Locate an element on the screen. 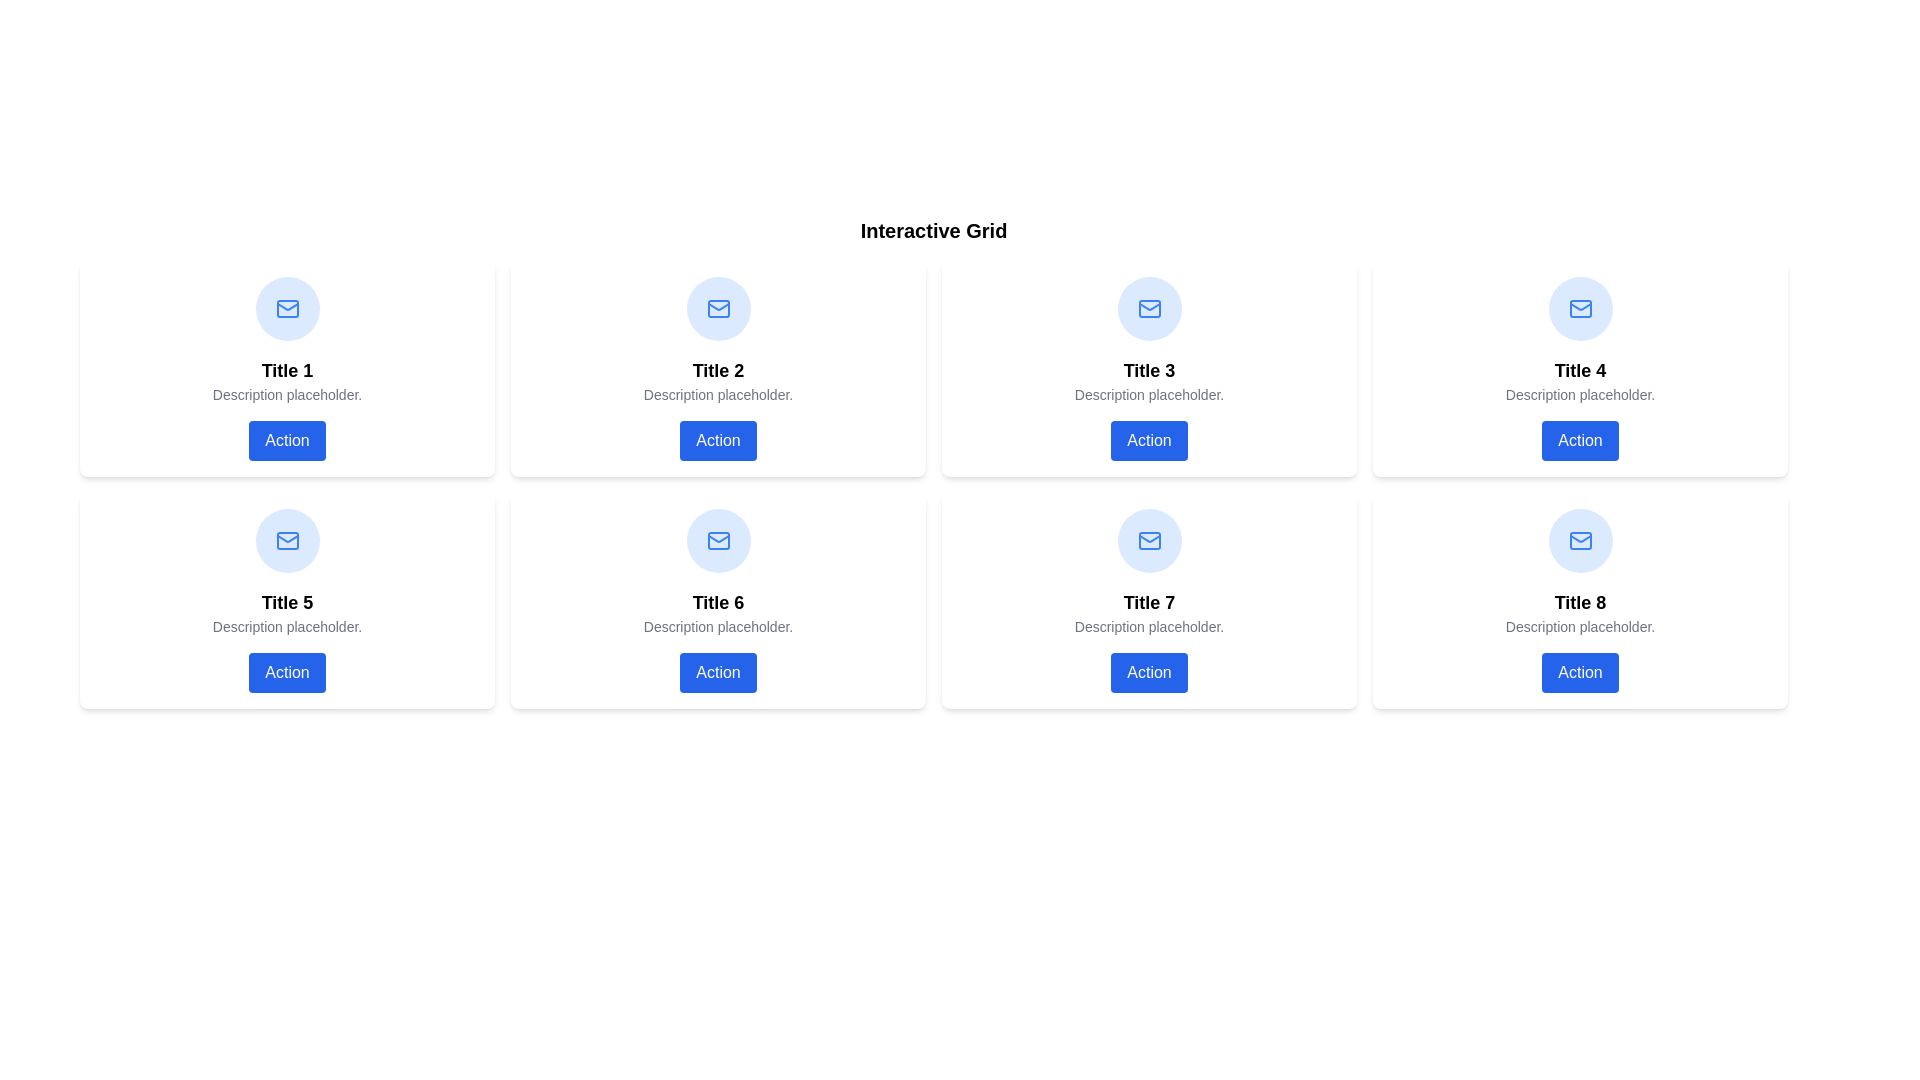  the decorative icon representing email or message functionality located in the card labeled 'Title 2', which is positioned in the second position of the top row is located at coordinates (718, 308).